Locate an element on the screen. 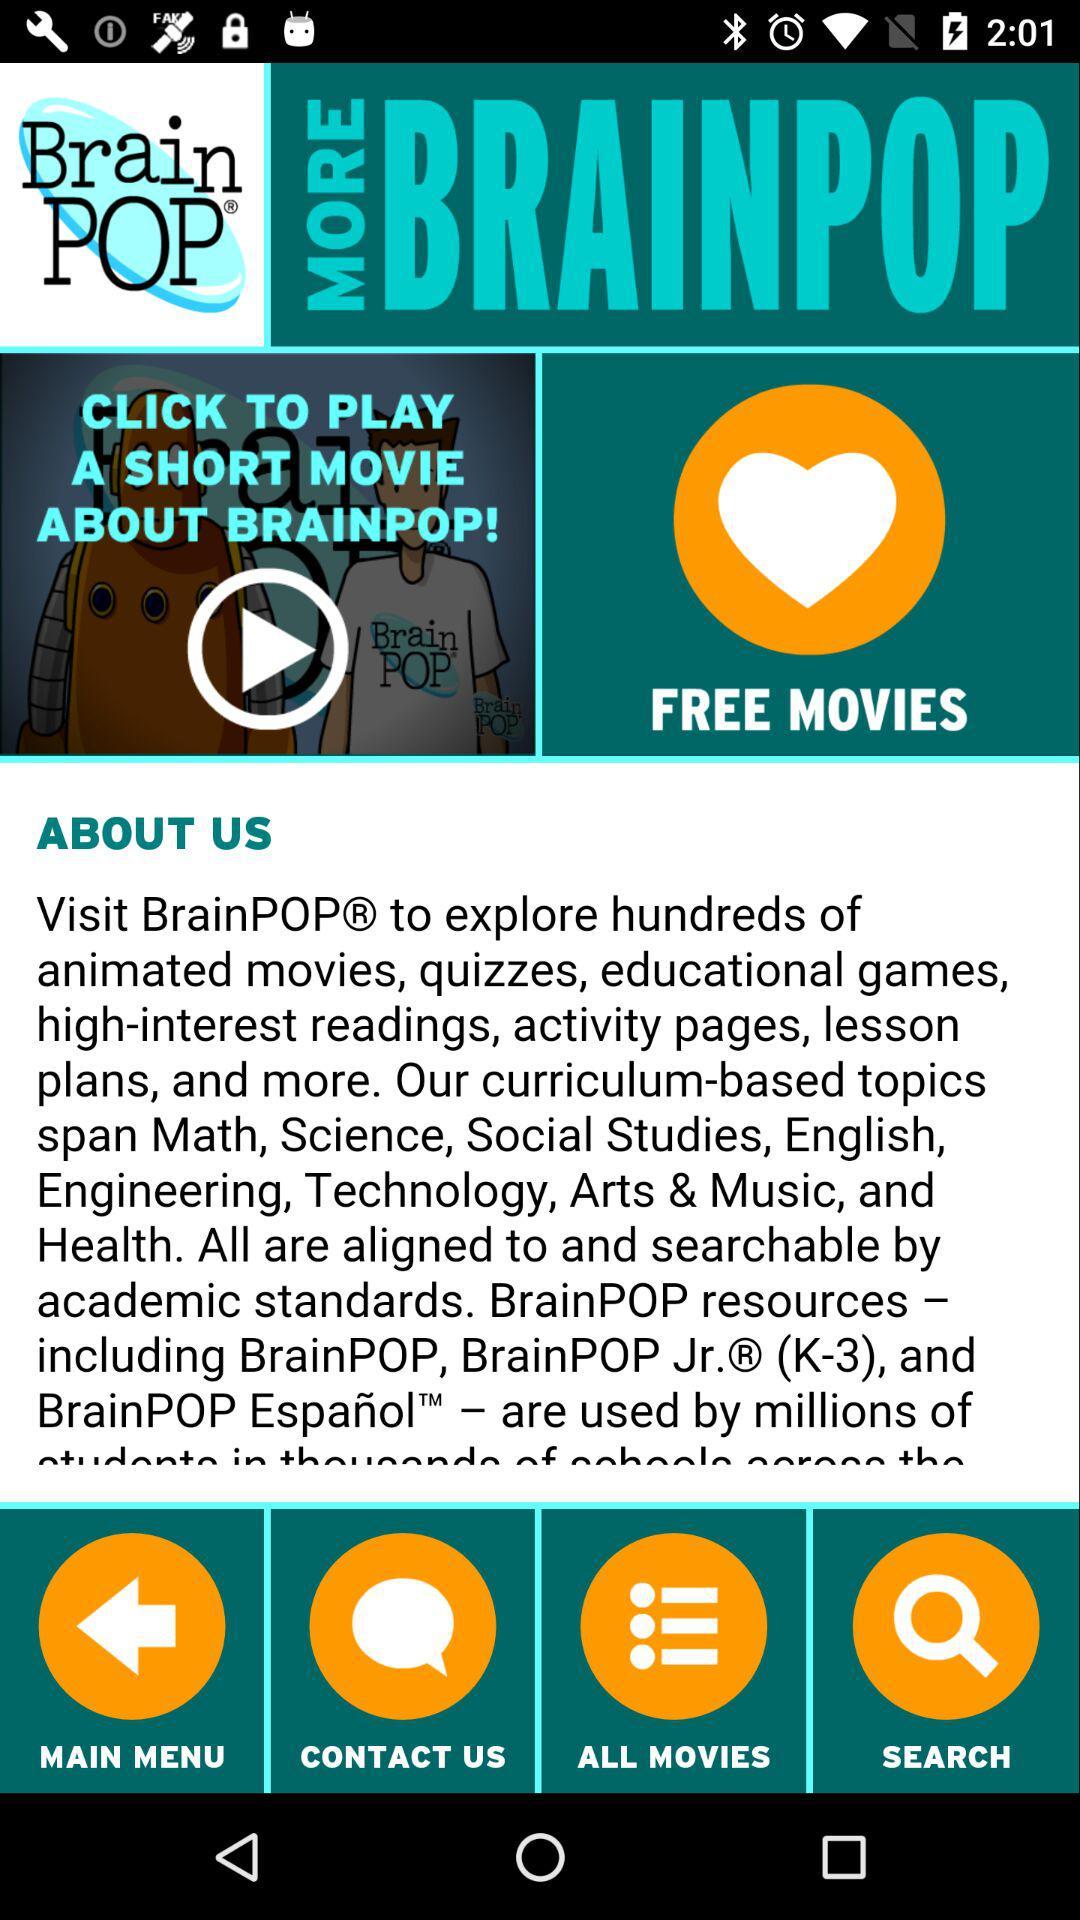 The image size is (1080, 1920). main page of page is located at coordinates (131, 204).